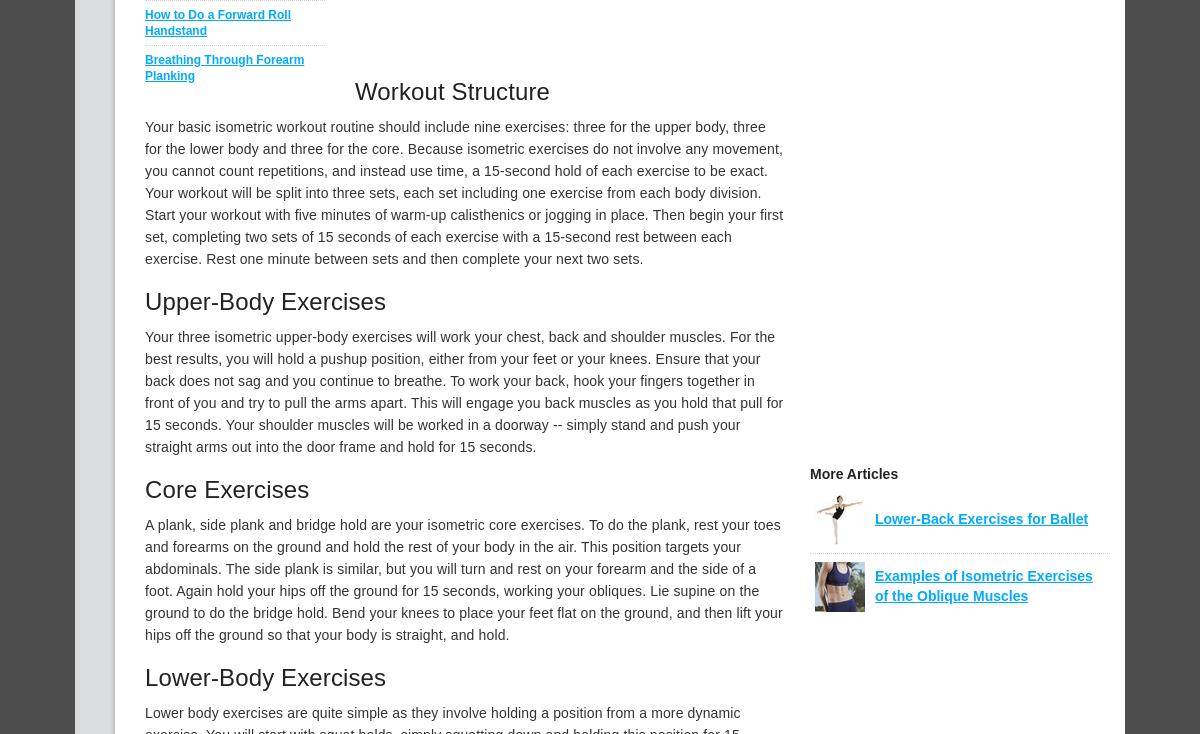 This screenshot has height=734, width=1200. What do you see at coordinates (451, 91) in the screenshot?
I see `'Workout Structure'` at bounding box center [451, 91].